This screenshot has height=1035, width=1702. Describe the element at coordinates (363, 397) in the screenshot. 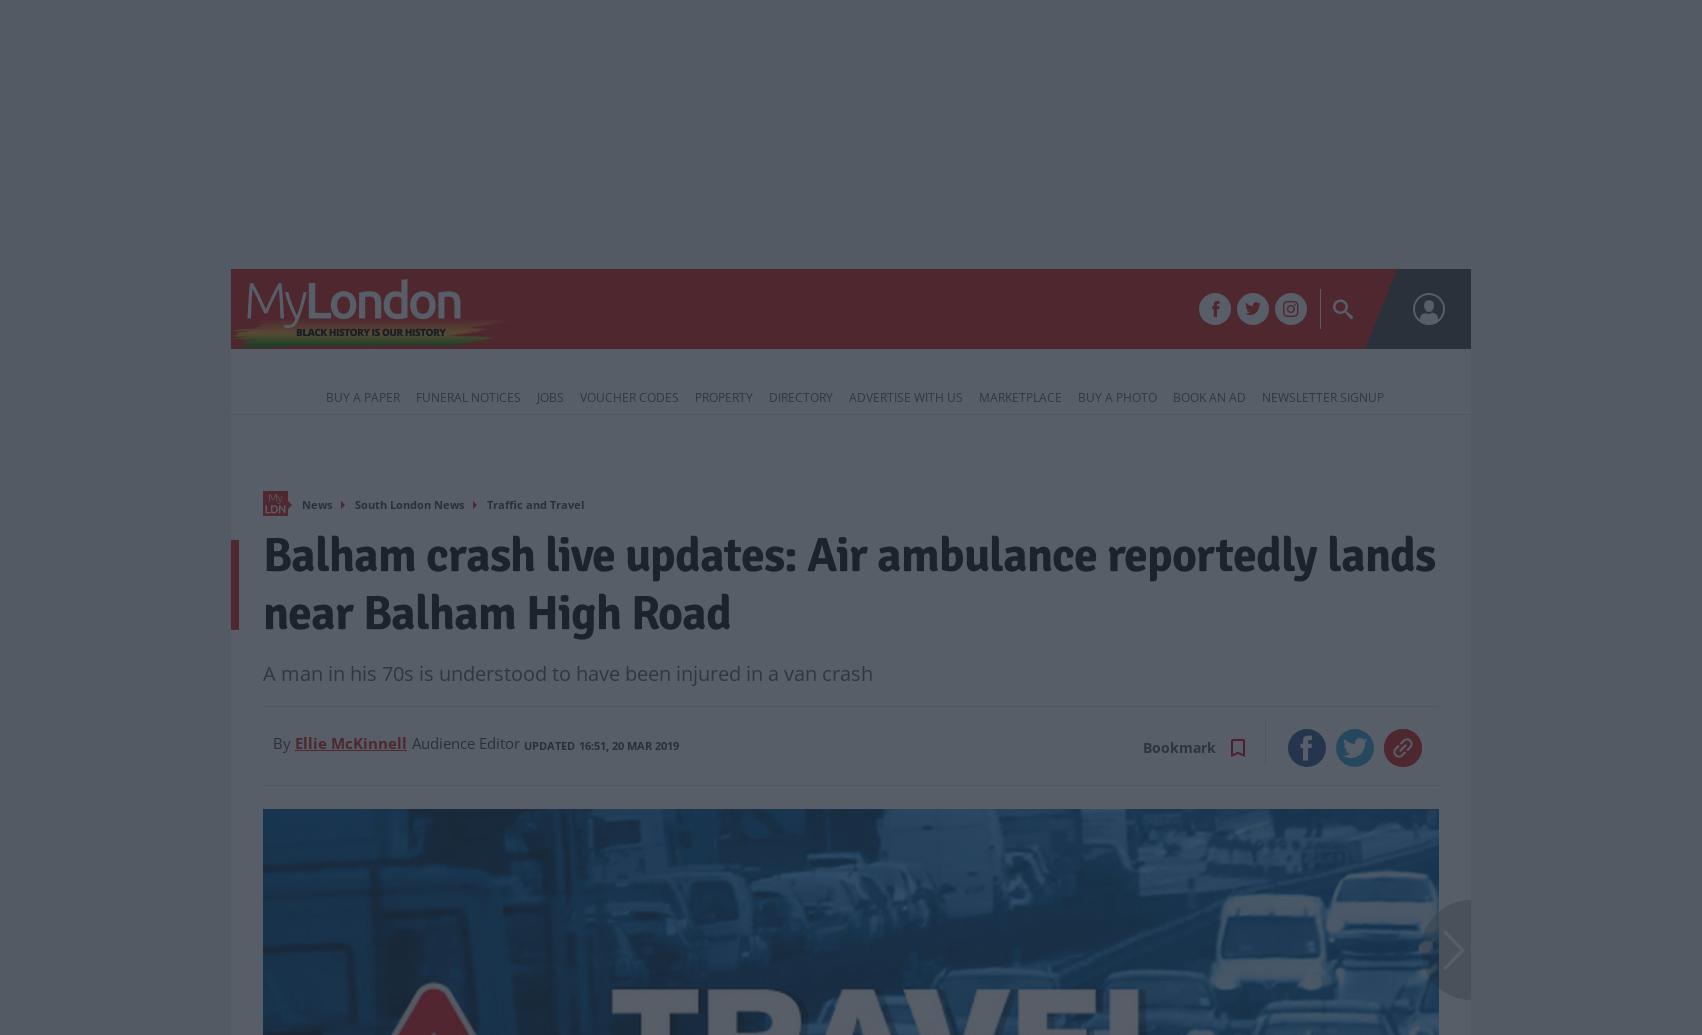

I see `'Buy a Paper'` at that location.